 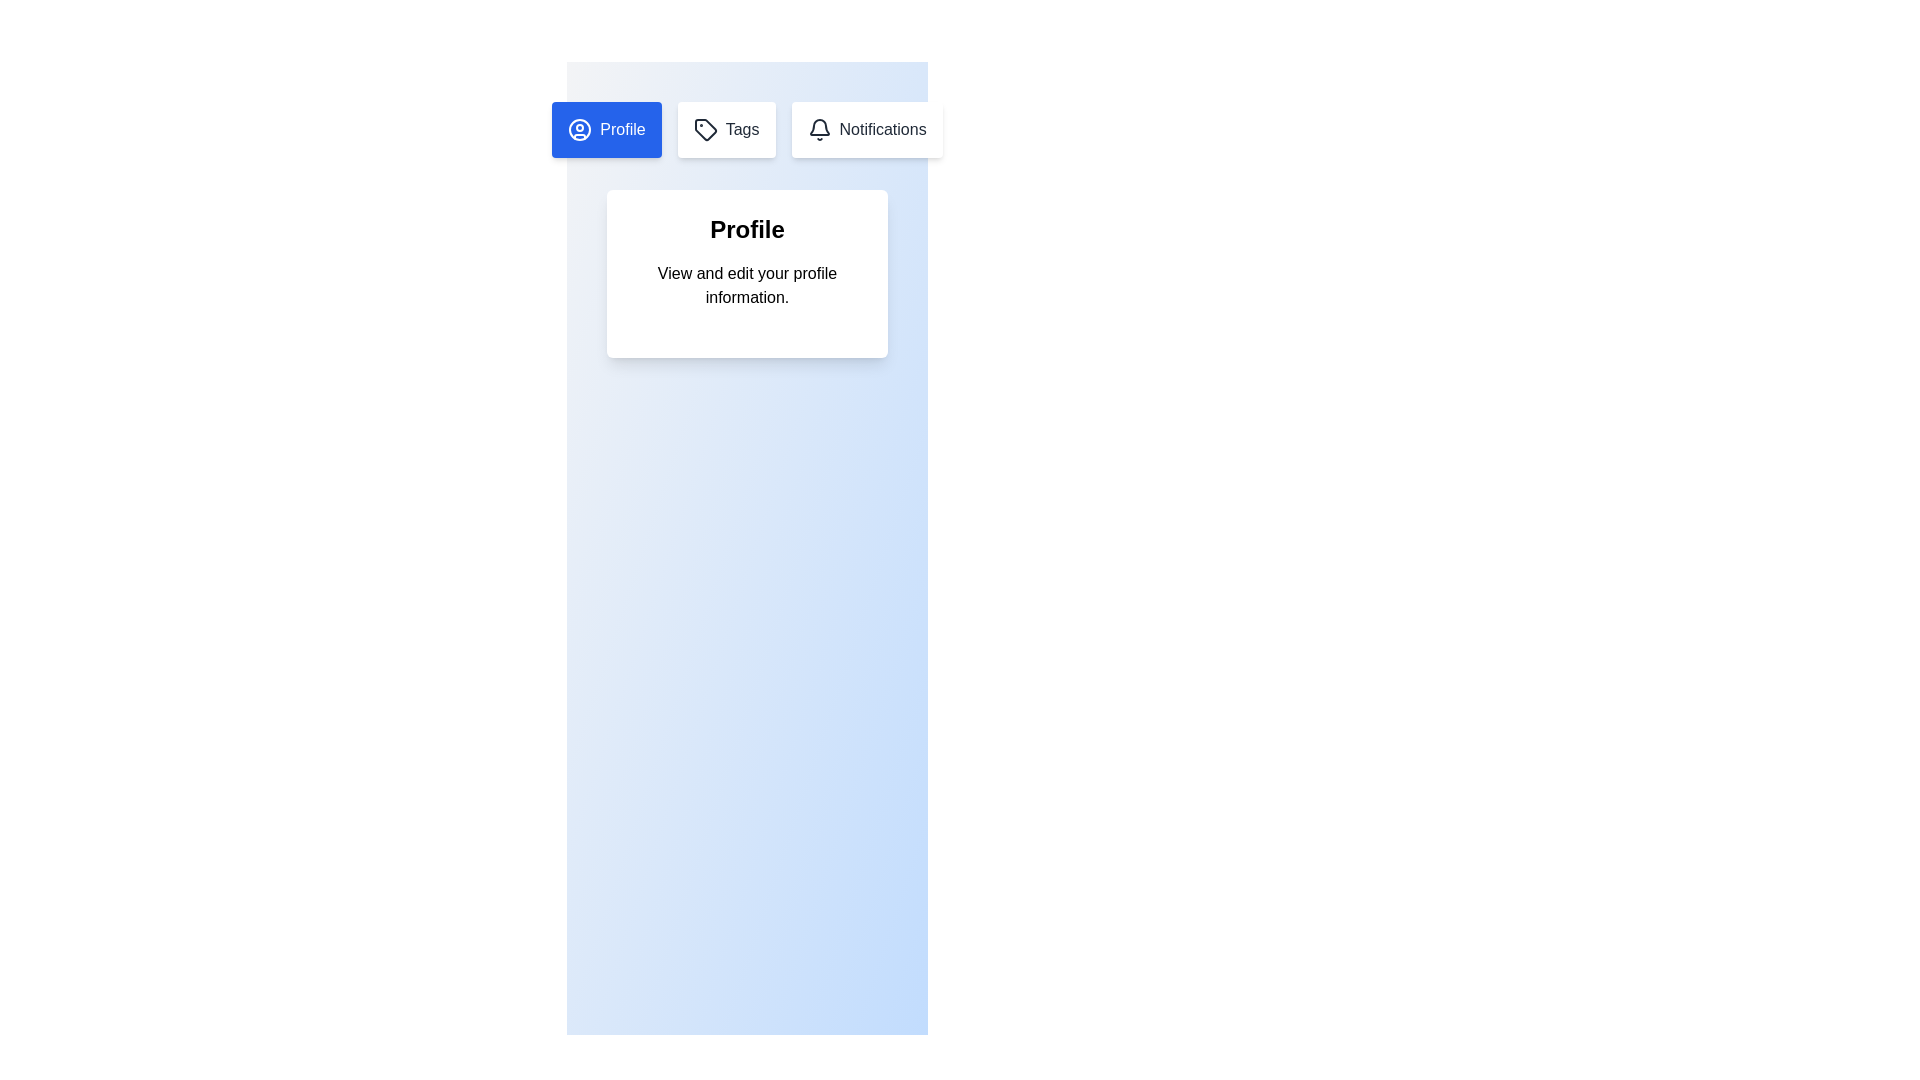 What do you see at coordinates (724, 130) in the screenshot?
I see `the Tags tab` at bounding box center [724, 130].